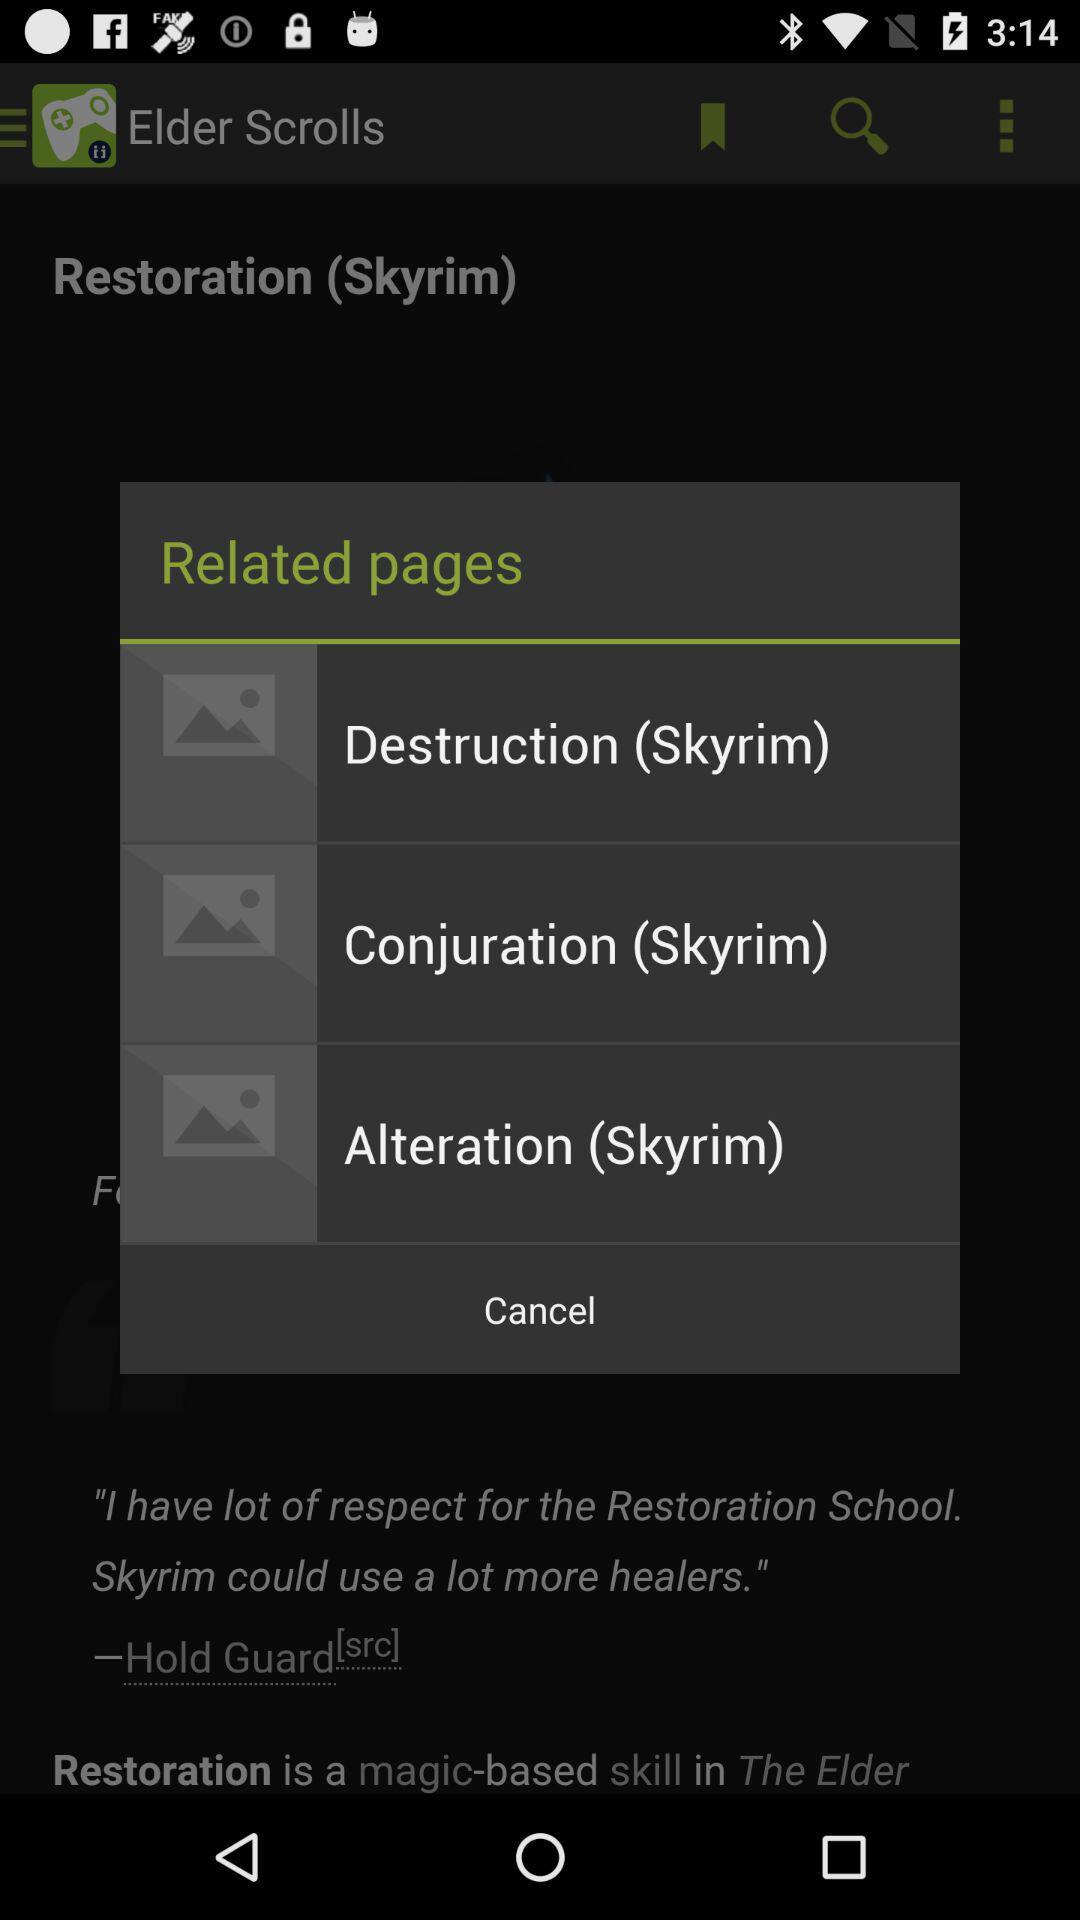 The image size is (1080, 1920). What do you see at coordinates (638, 741) in the screenshot?
I see `the icon above conjuration (skyrim) app` at bounding box center [638, 741].